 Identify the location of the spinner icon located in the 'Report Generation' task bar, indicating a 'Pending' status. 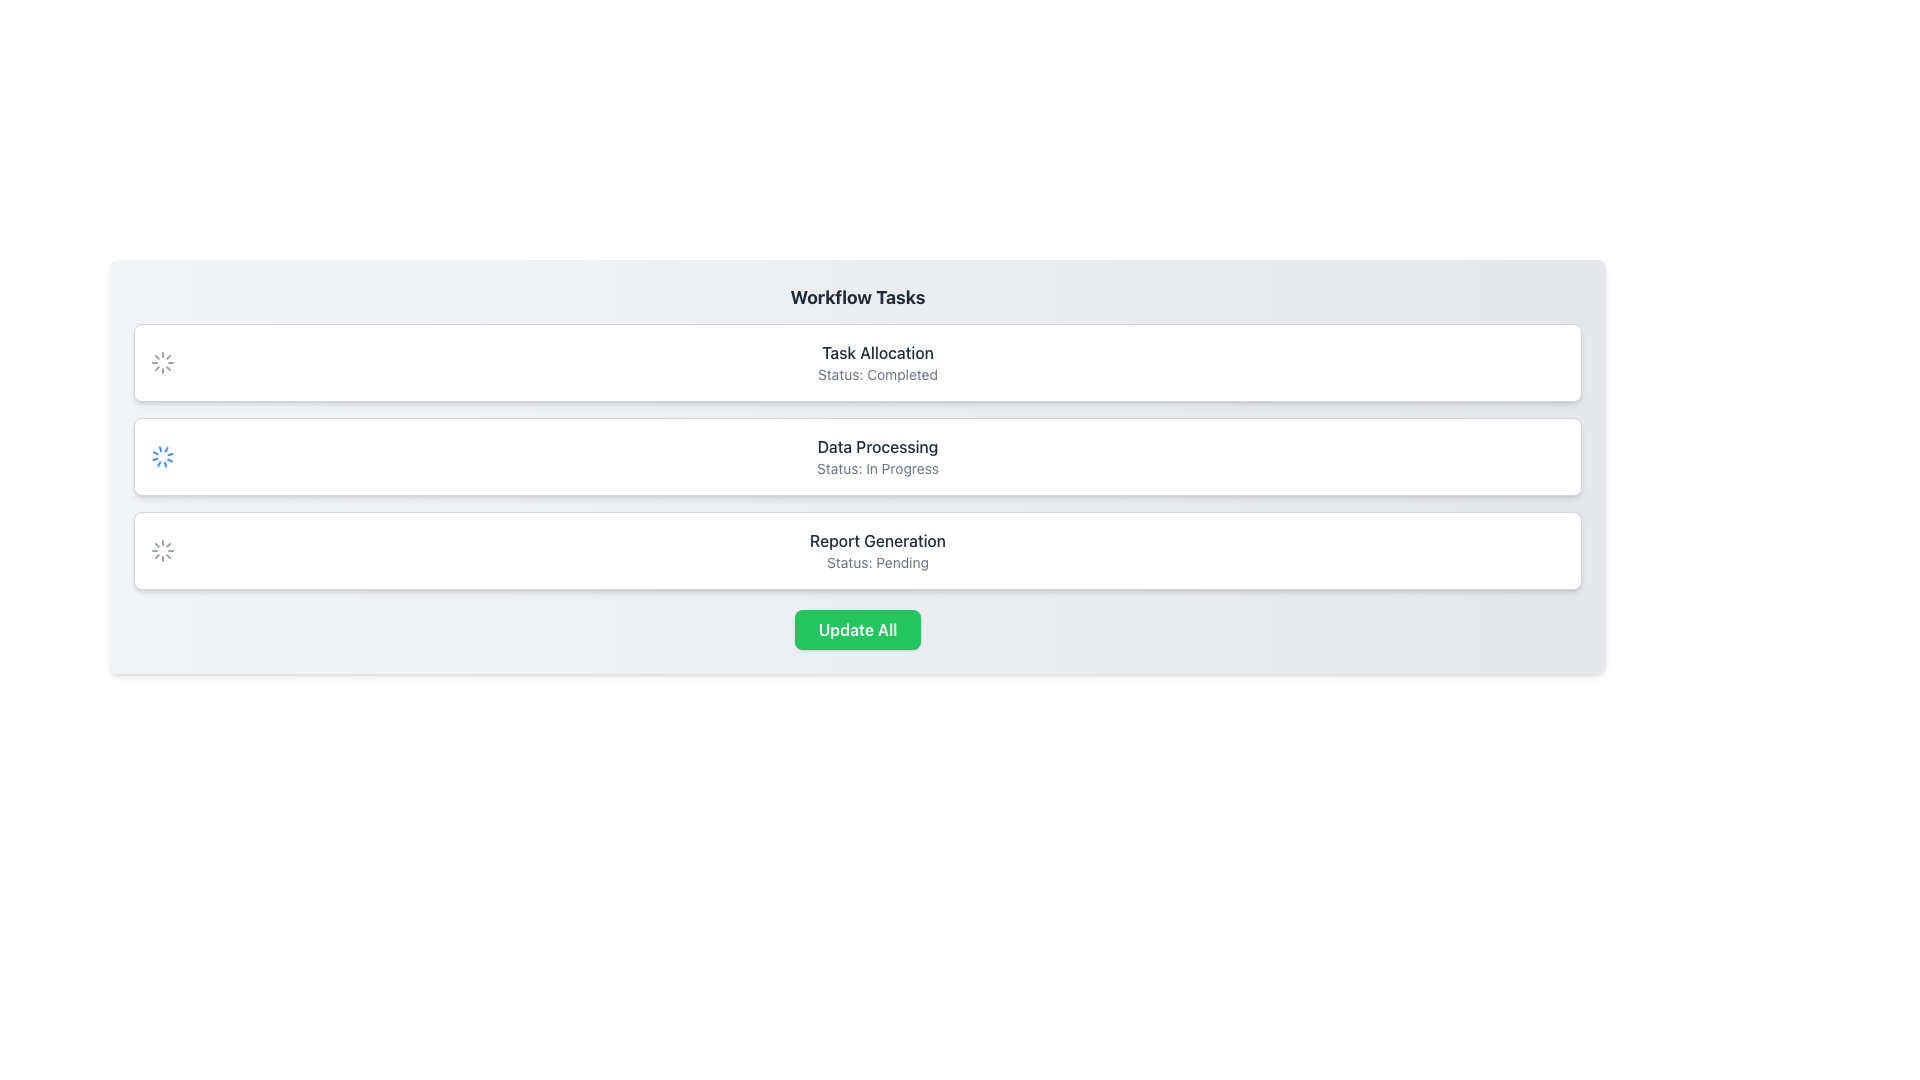
(163, 551).